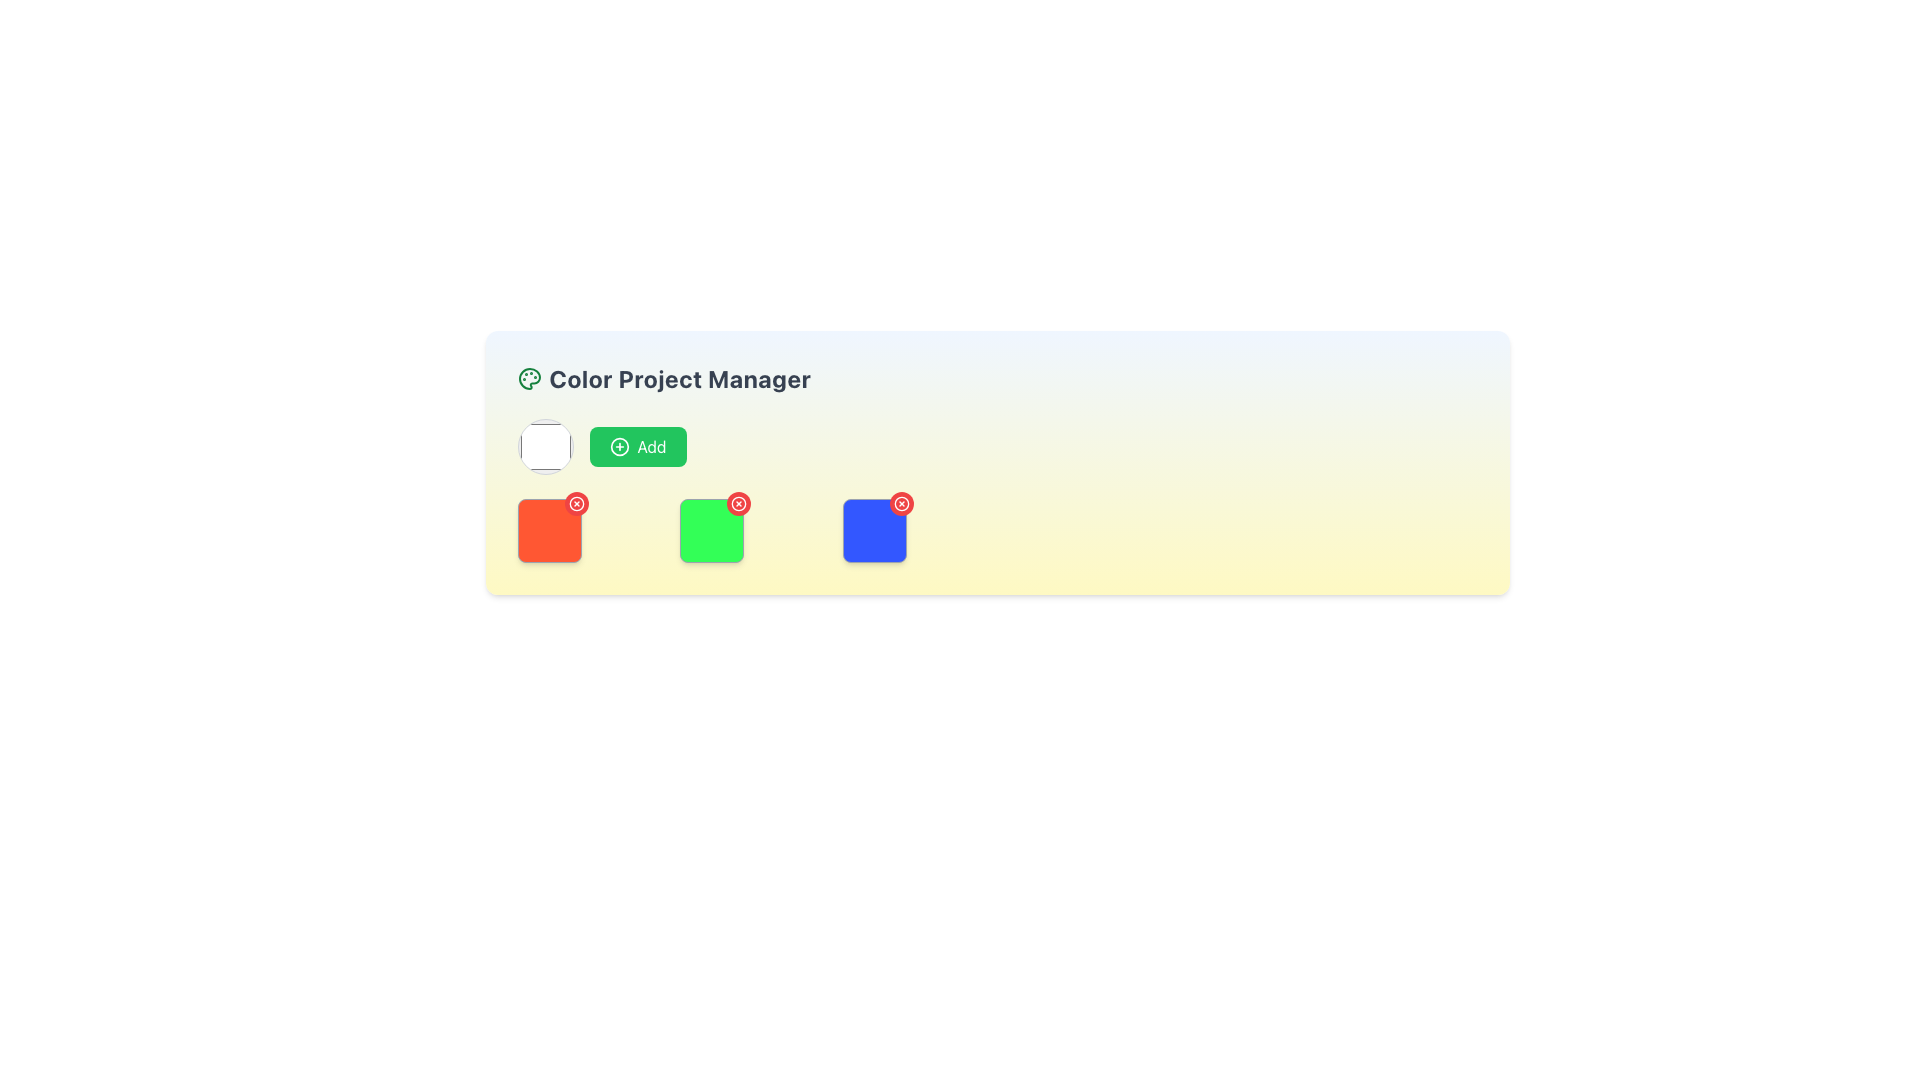 The height and width of the screenshot is (1080, 1920). I want to click on the iconic button contained within a red circular badge at the top-right corner of the blue square, so click(900, 503).